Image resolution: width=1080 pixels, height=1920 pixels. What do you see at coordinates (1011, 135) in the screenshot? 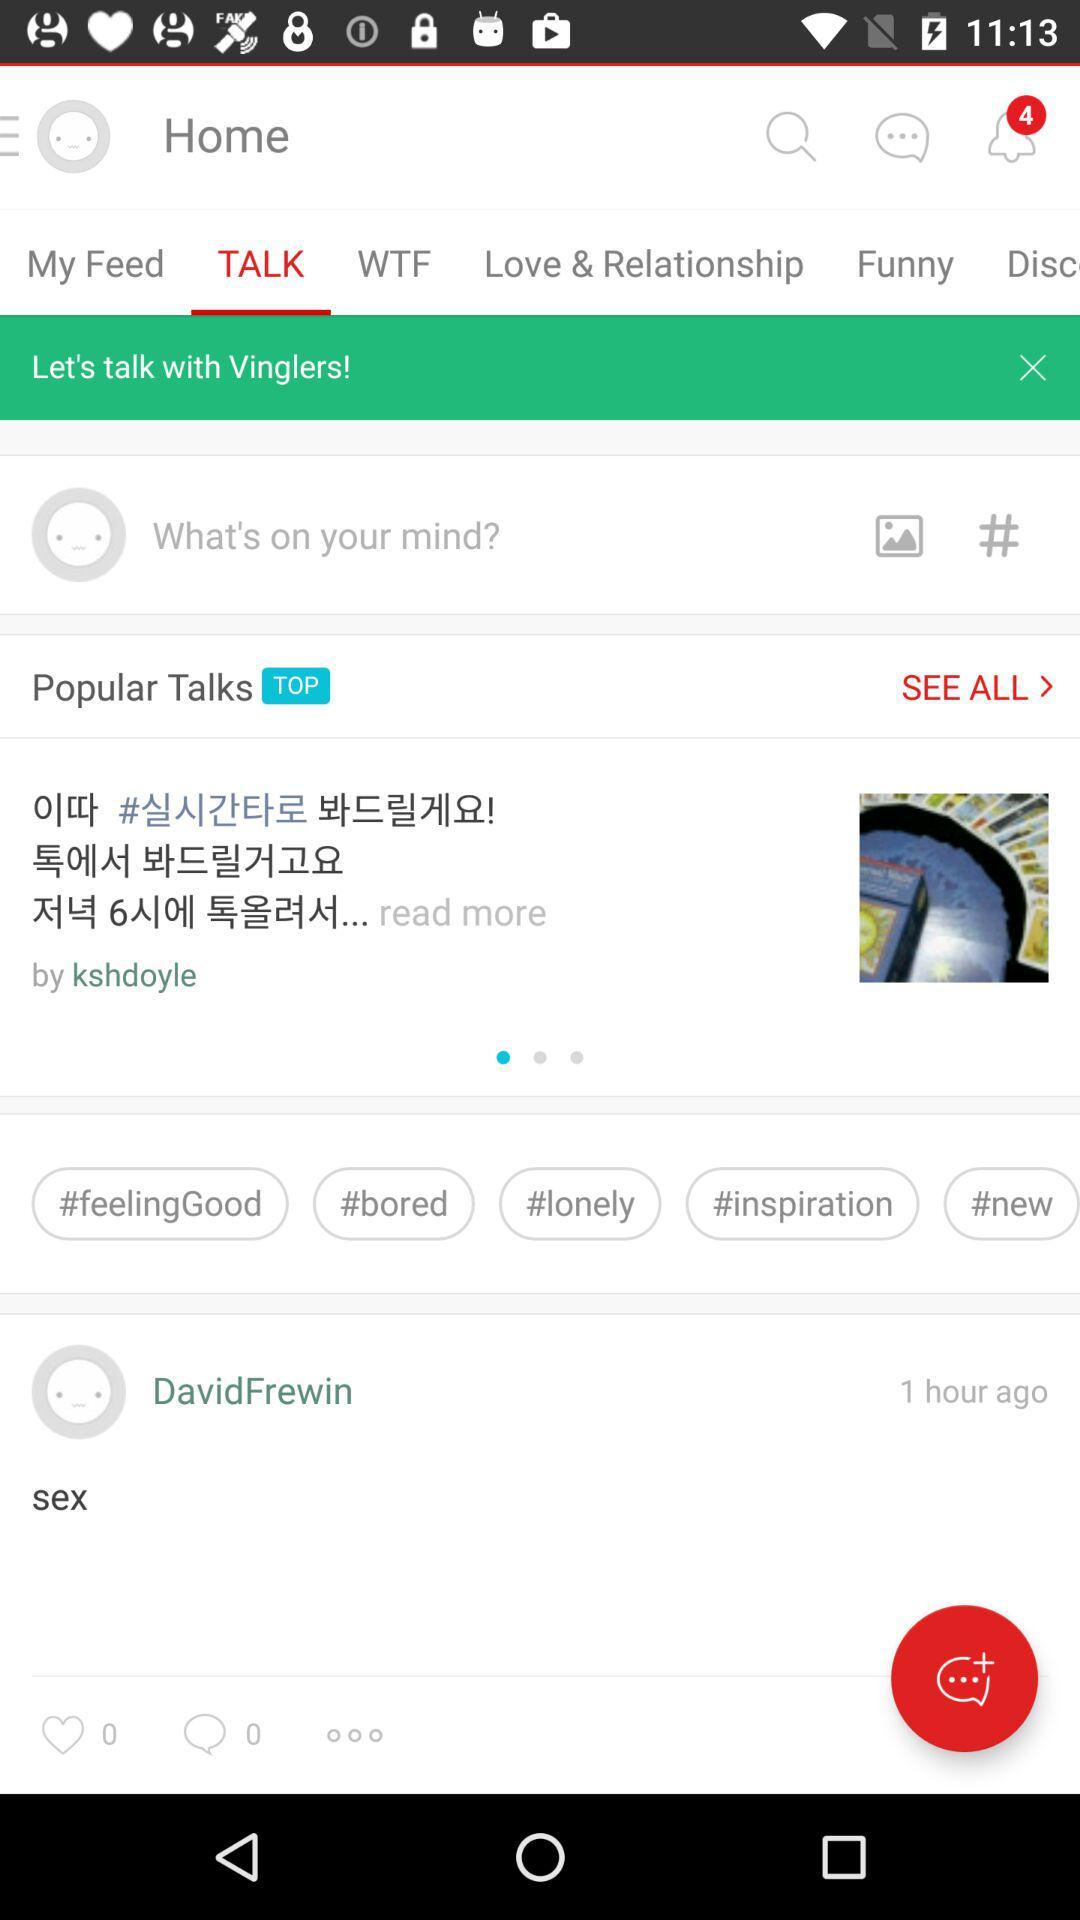
I see `read comments` at bounding box center [1011, 135].